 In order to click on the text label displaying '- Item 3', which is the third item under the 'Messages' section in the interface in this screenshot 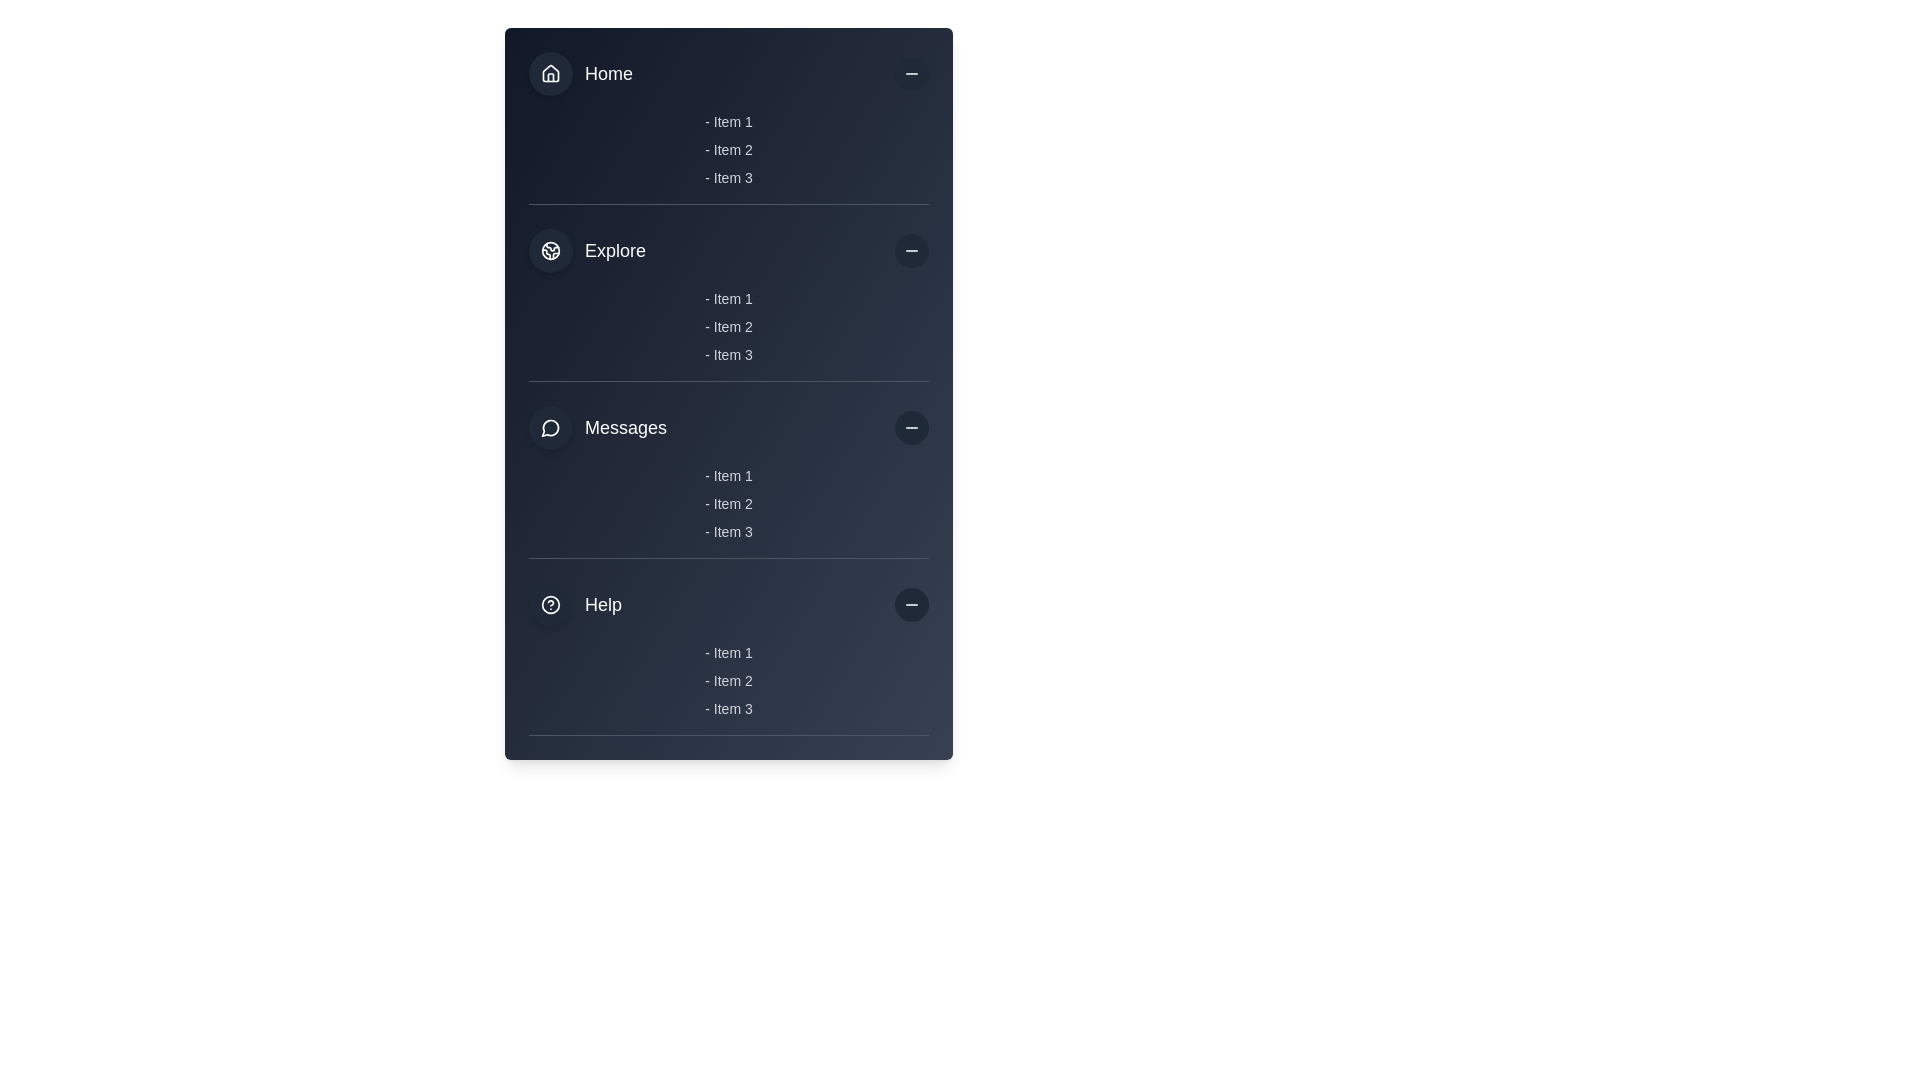, I will do `click(728, 531)`.